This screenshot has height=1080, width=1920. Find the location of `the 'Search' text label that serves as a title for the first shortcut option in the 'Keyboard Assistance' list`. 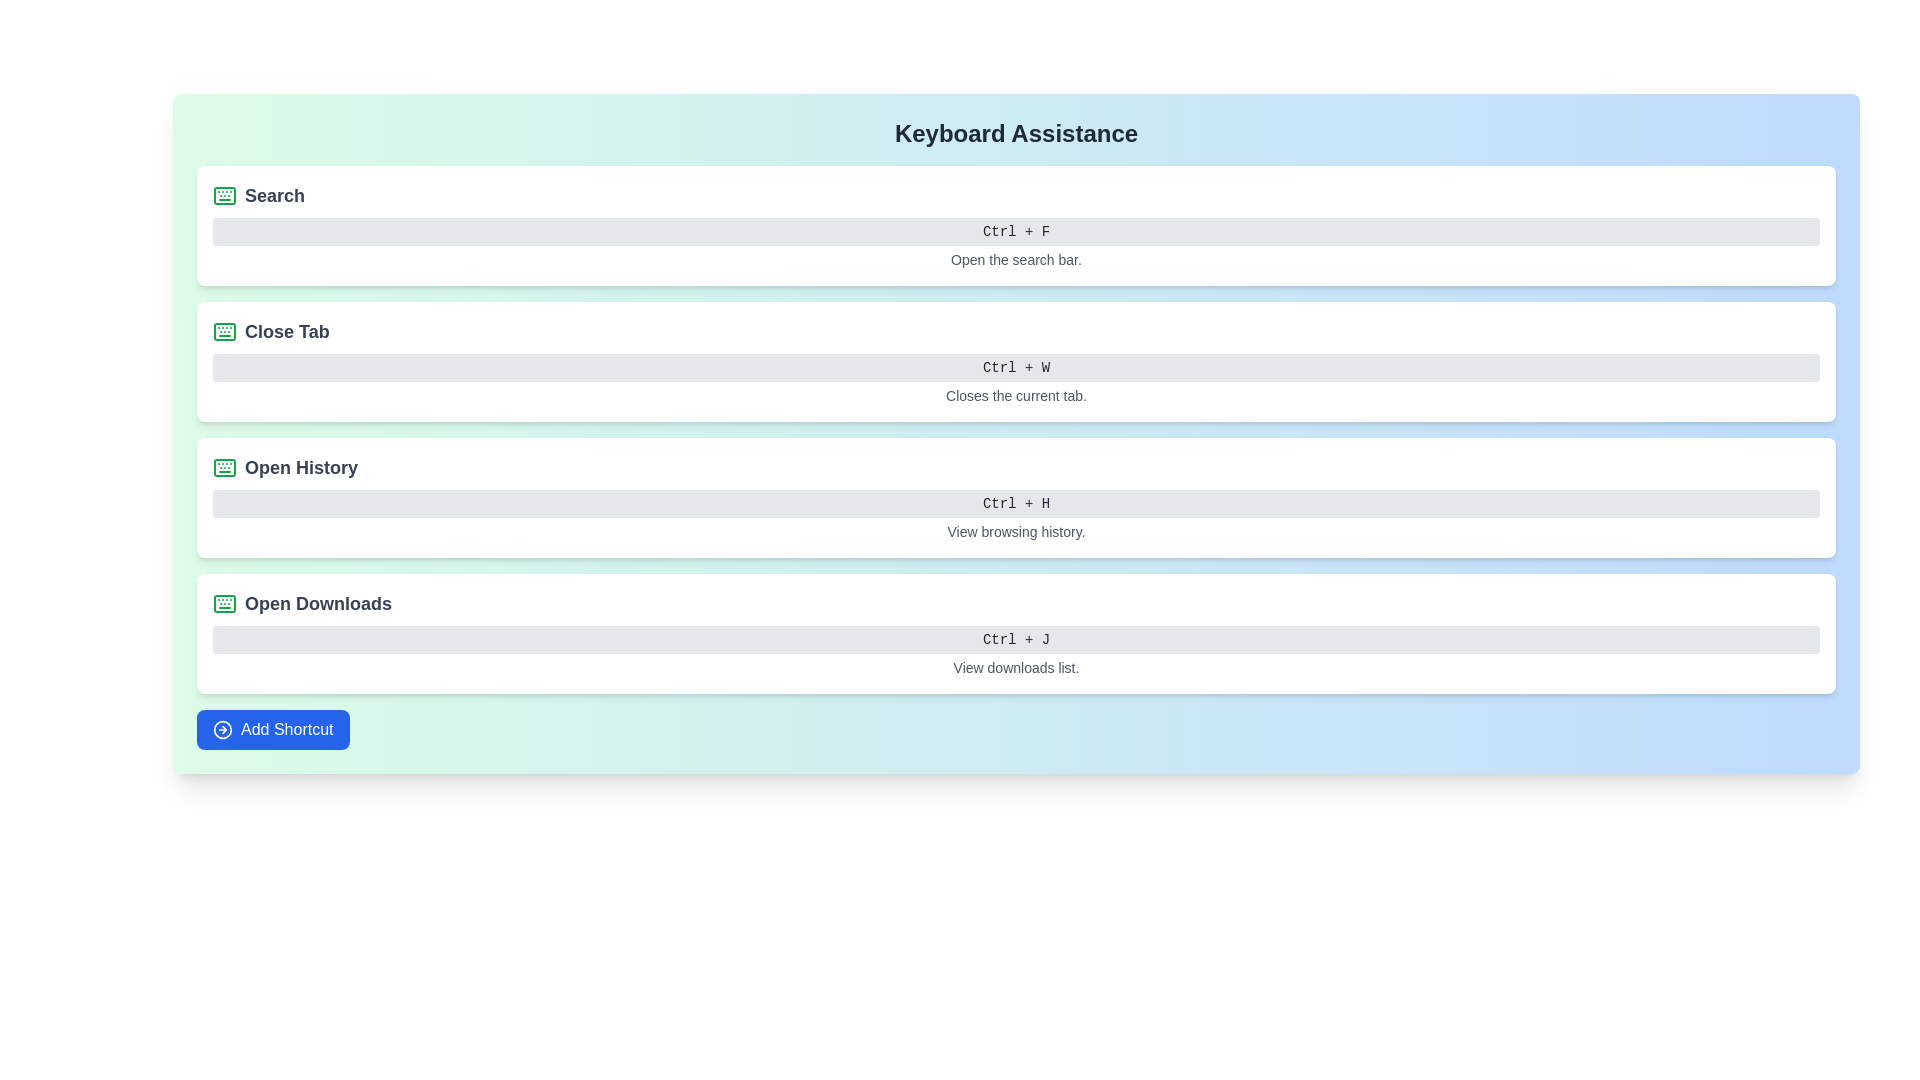

the 'Search' text label that serves as a title for the first shortcut option in the 'Keyboard Assistance' list is located at coordinates (273, 196).